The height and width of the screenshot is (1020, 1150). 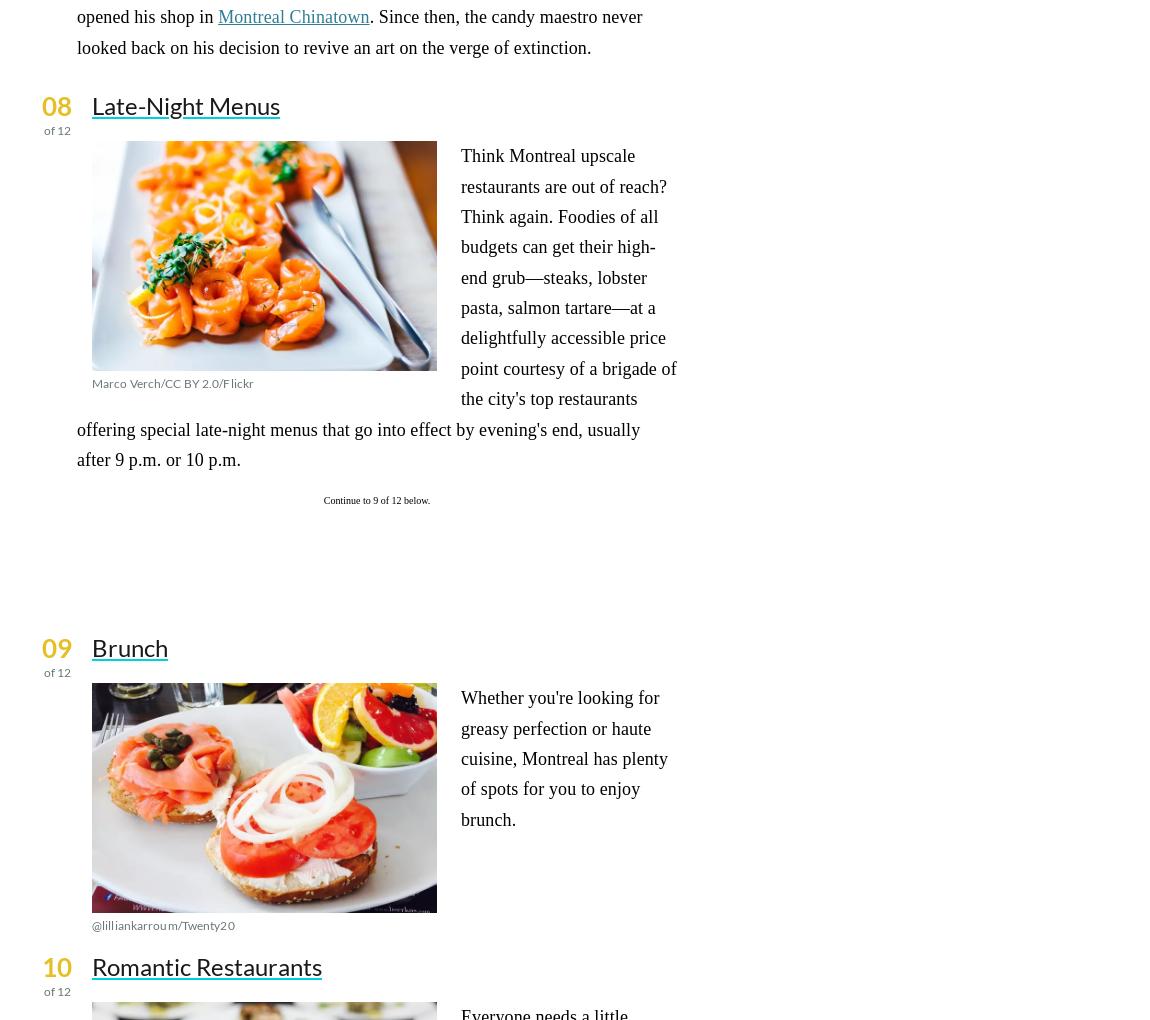 I want to click on '10', so click(x=56, y=965).